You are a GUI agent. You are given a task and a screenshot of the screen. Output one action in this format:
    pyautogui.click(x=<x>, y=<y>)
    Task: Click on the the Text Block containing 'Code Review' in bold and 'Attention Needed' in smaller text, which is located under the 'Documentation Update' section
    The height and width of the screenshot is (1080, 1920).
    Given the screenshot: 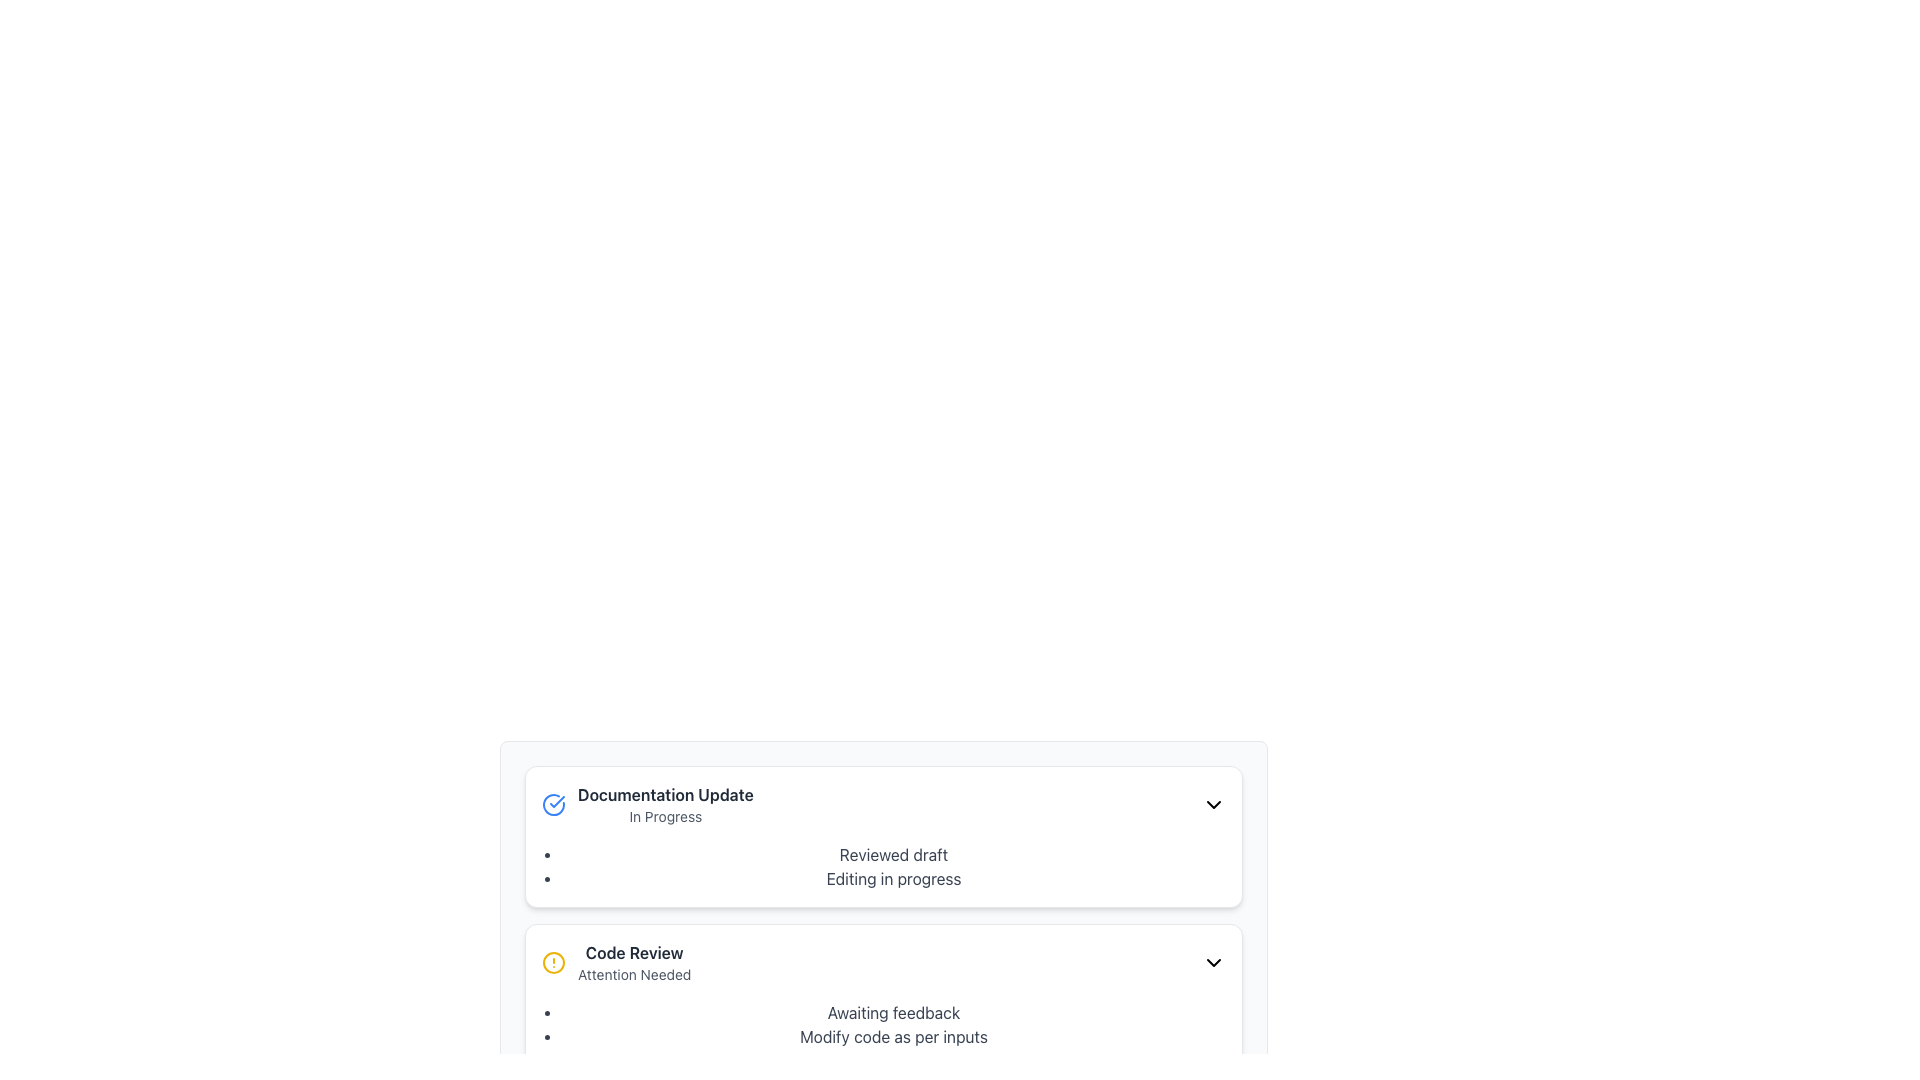 What is the action you would take?
    pyautogui.click(x=633, y=962)
    